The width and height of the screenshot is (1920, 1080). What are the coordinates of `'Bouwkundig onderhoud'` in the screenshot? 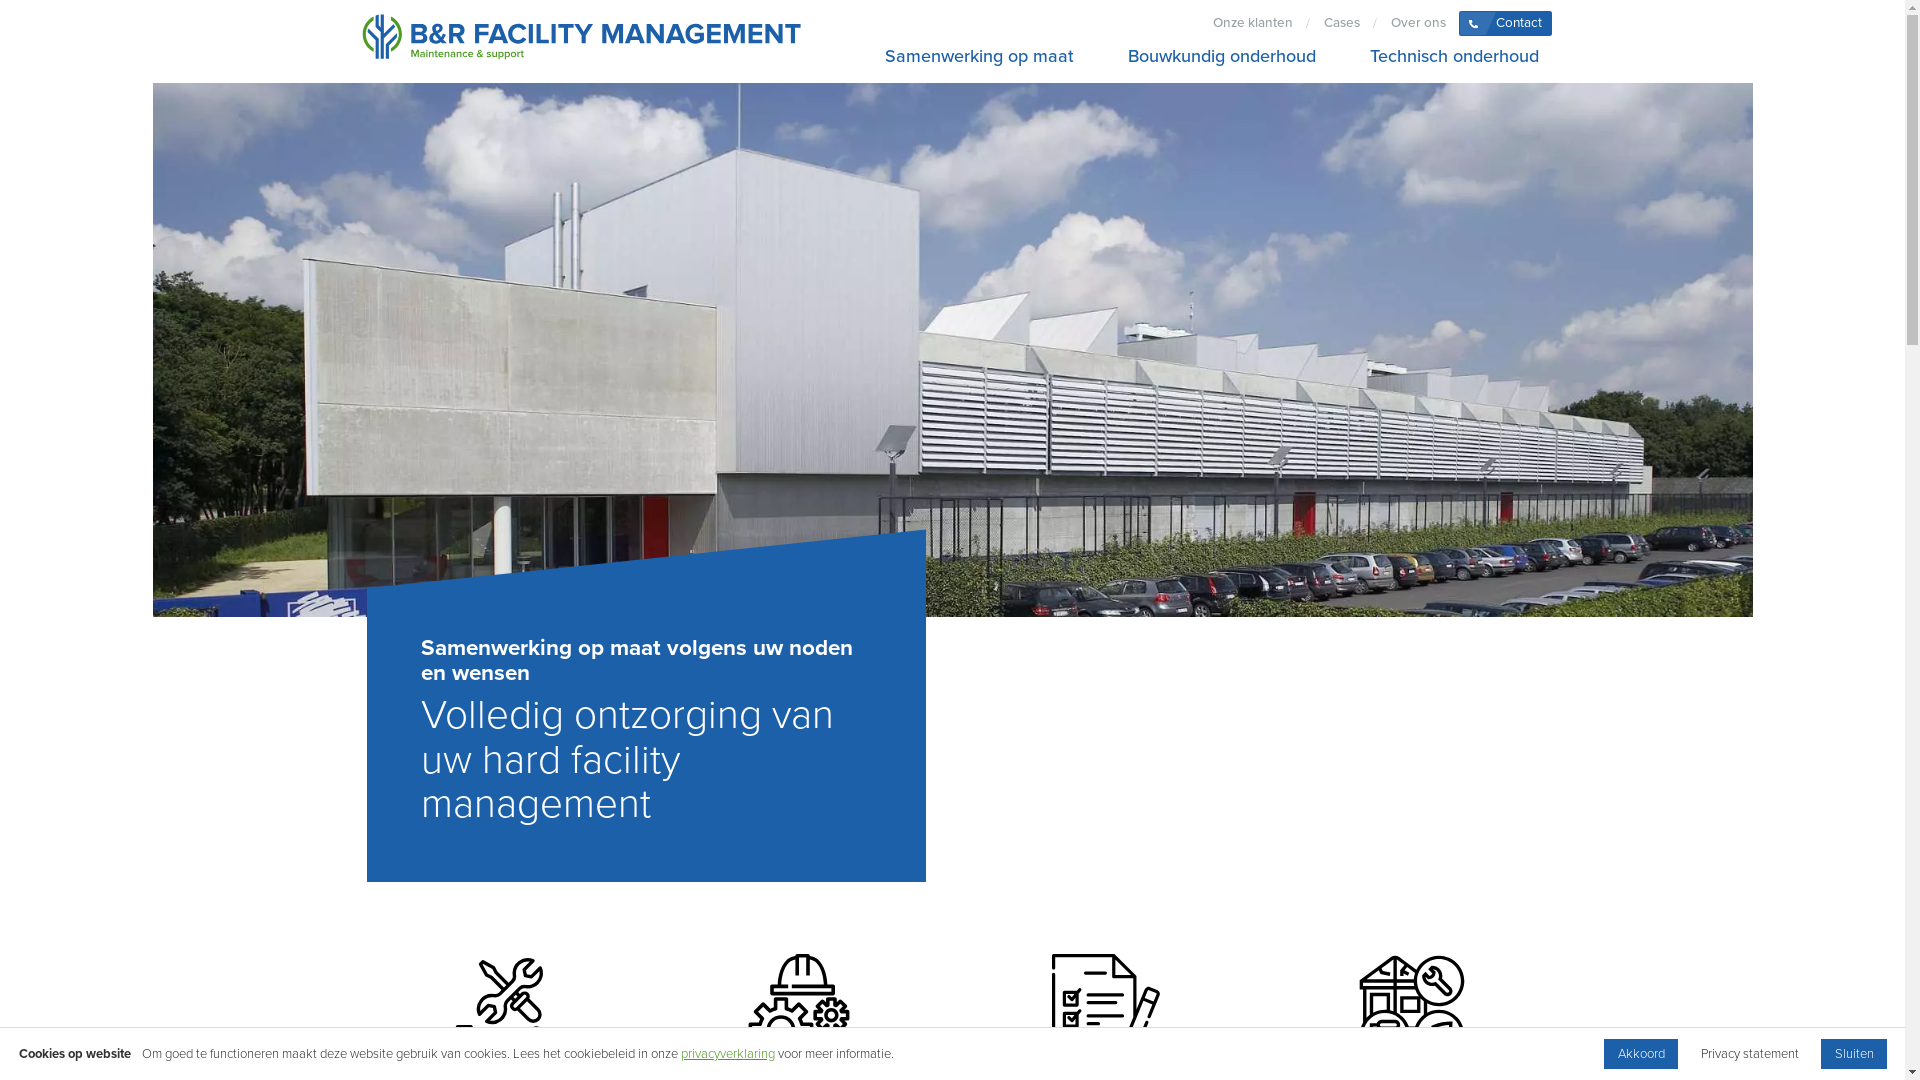 It's located at (1112, 55).